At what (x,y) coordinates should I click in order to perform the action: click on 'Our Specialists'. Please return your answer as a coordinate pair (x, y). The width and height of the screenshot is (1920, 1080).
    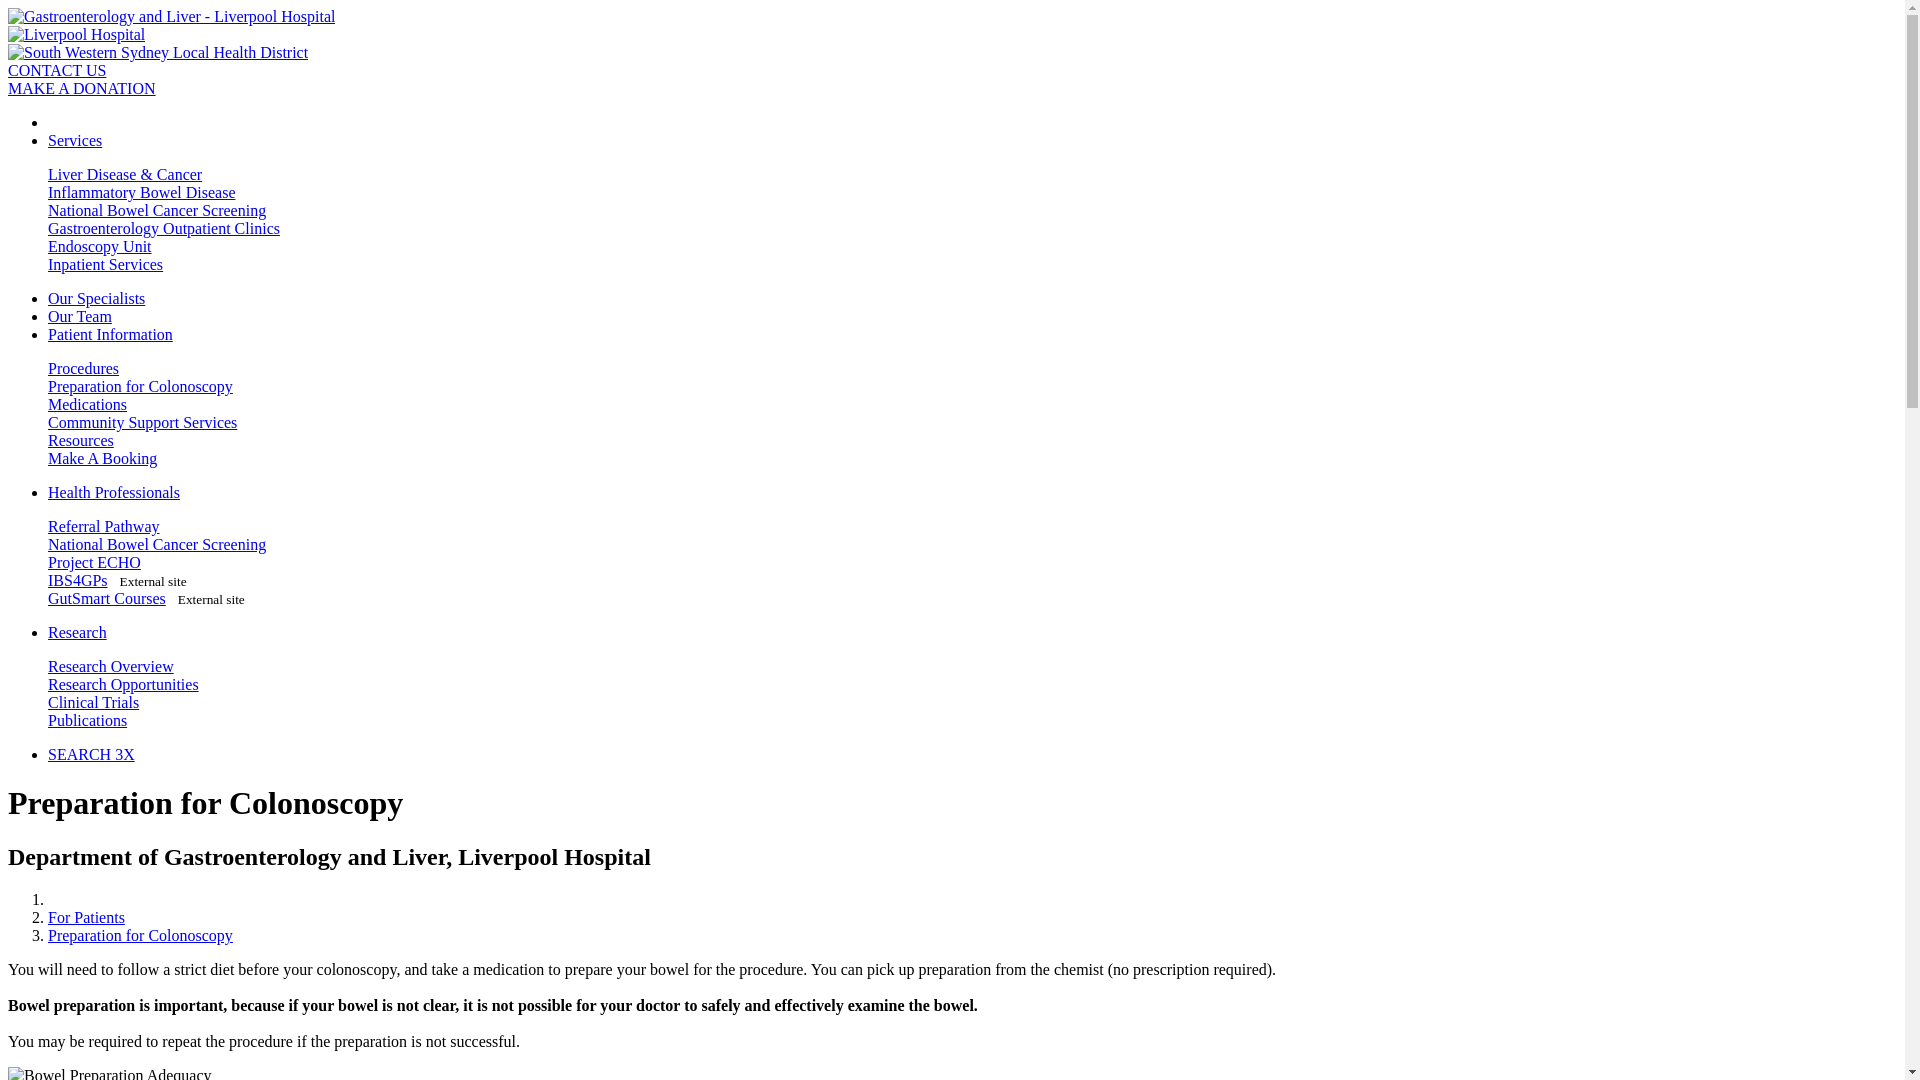
    Looking at the image, I should click on (95, 298).